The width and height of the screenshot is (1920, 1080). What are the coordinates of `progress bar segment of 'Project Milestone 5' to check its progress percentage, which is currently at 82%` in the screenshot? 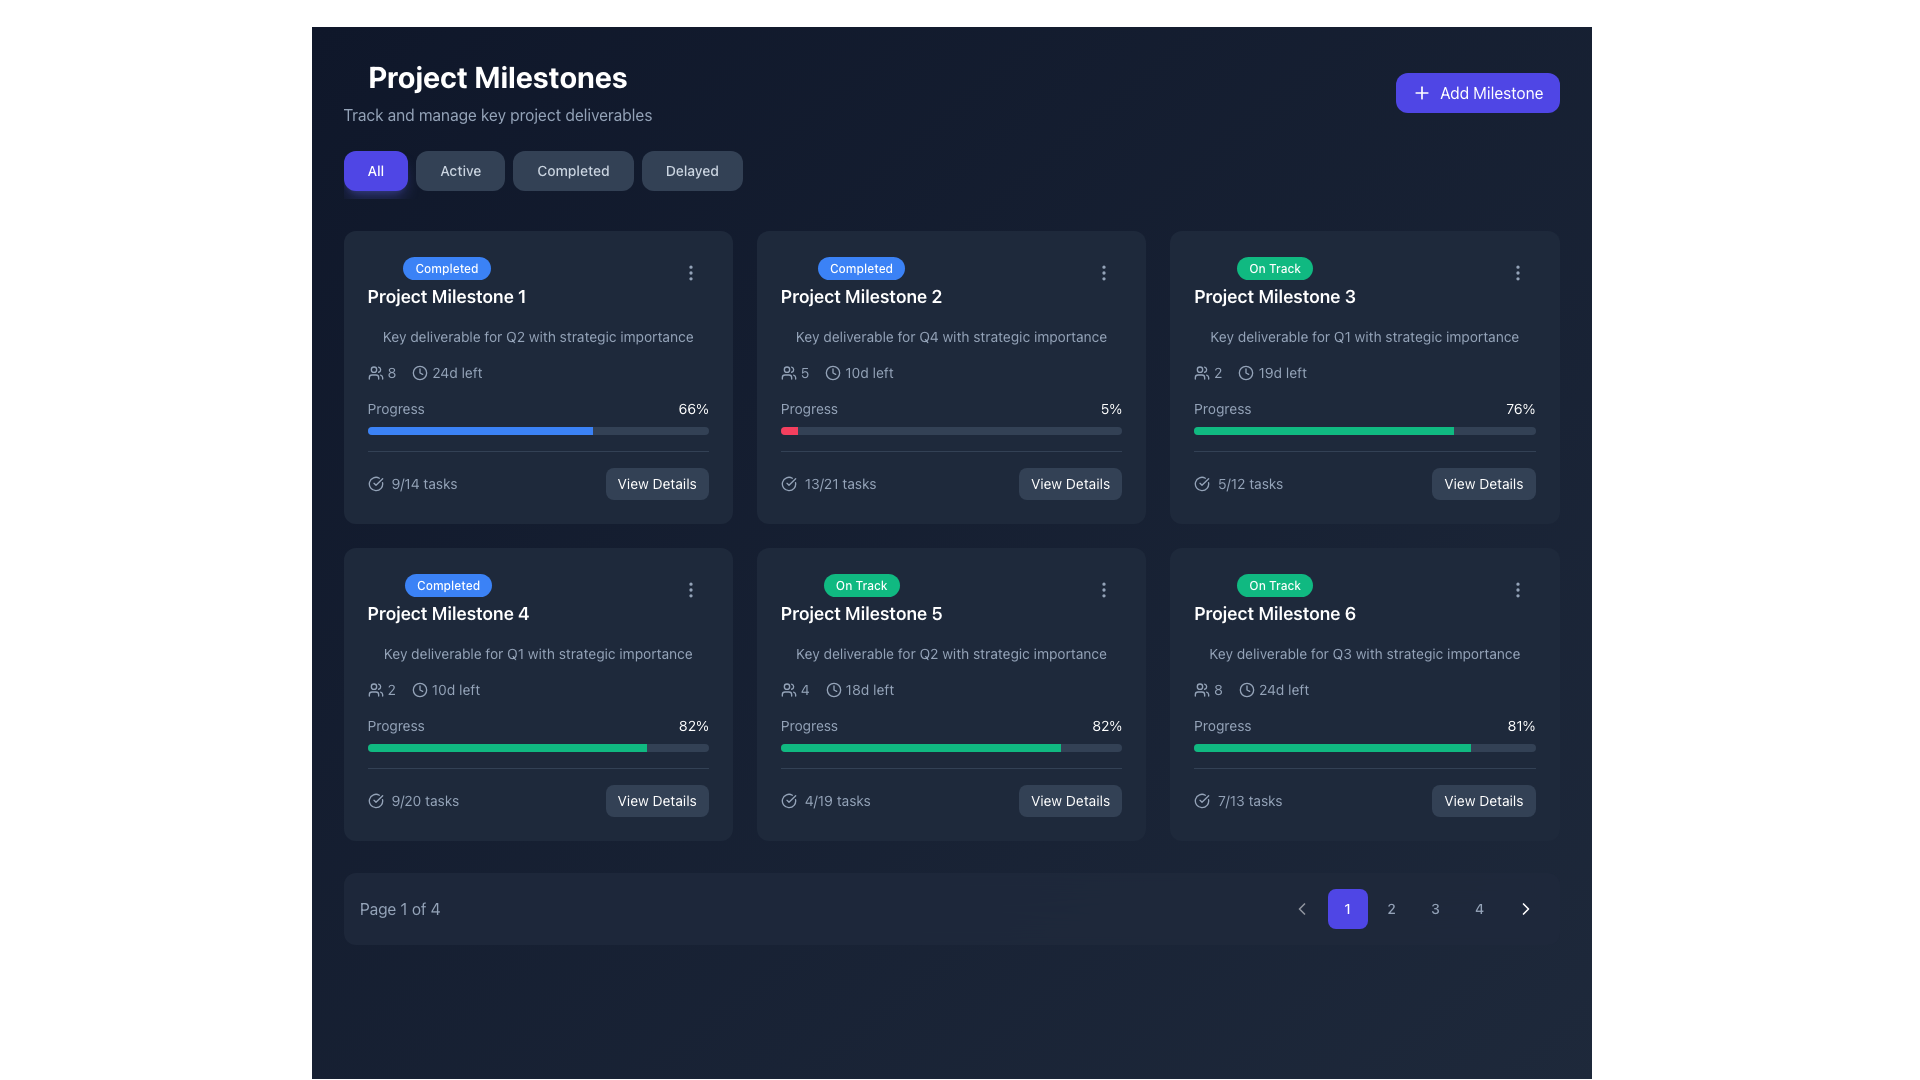 It's located at (919, 748).